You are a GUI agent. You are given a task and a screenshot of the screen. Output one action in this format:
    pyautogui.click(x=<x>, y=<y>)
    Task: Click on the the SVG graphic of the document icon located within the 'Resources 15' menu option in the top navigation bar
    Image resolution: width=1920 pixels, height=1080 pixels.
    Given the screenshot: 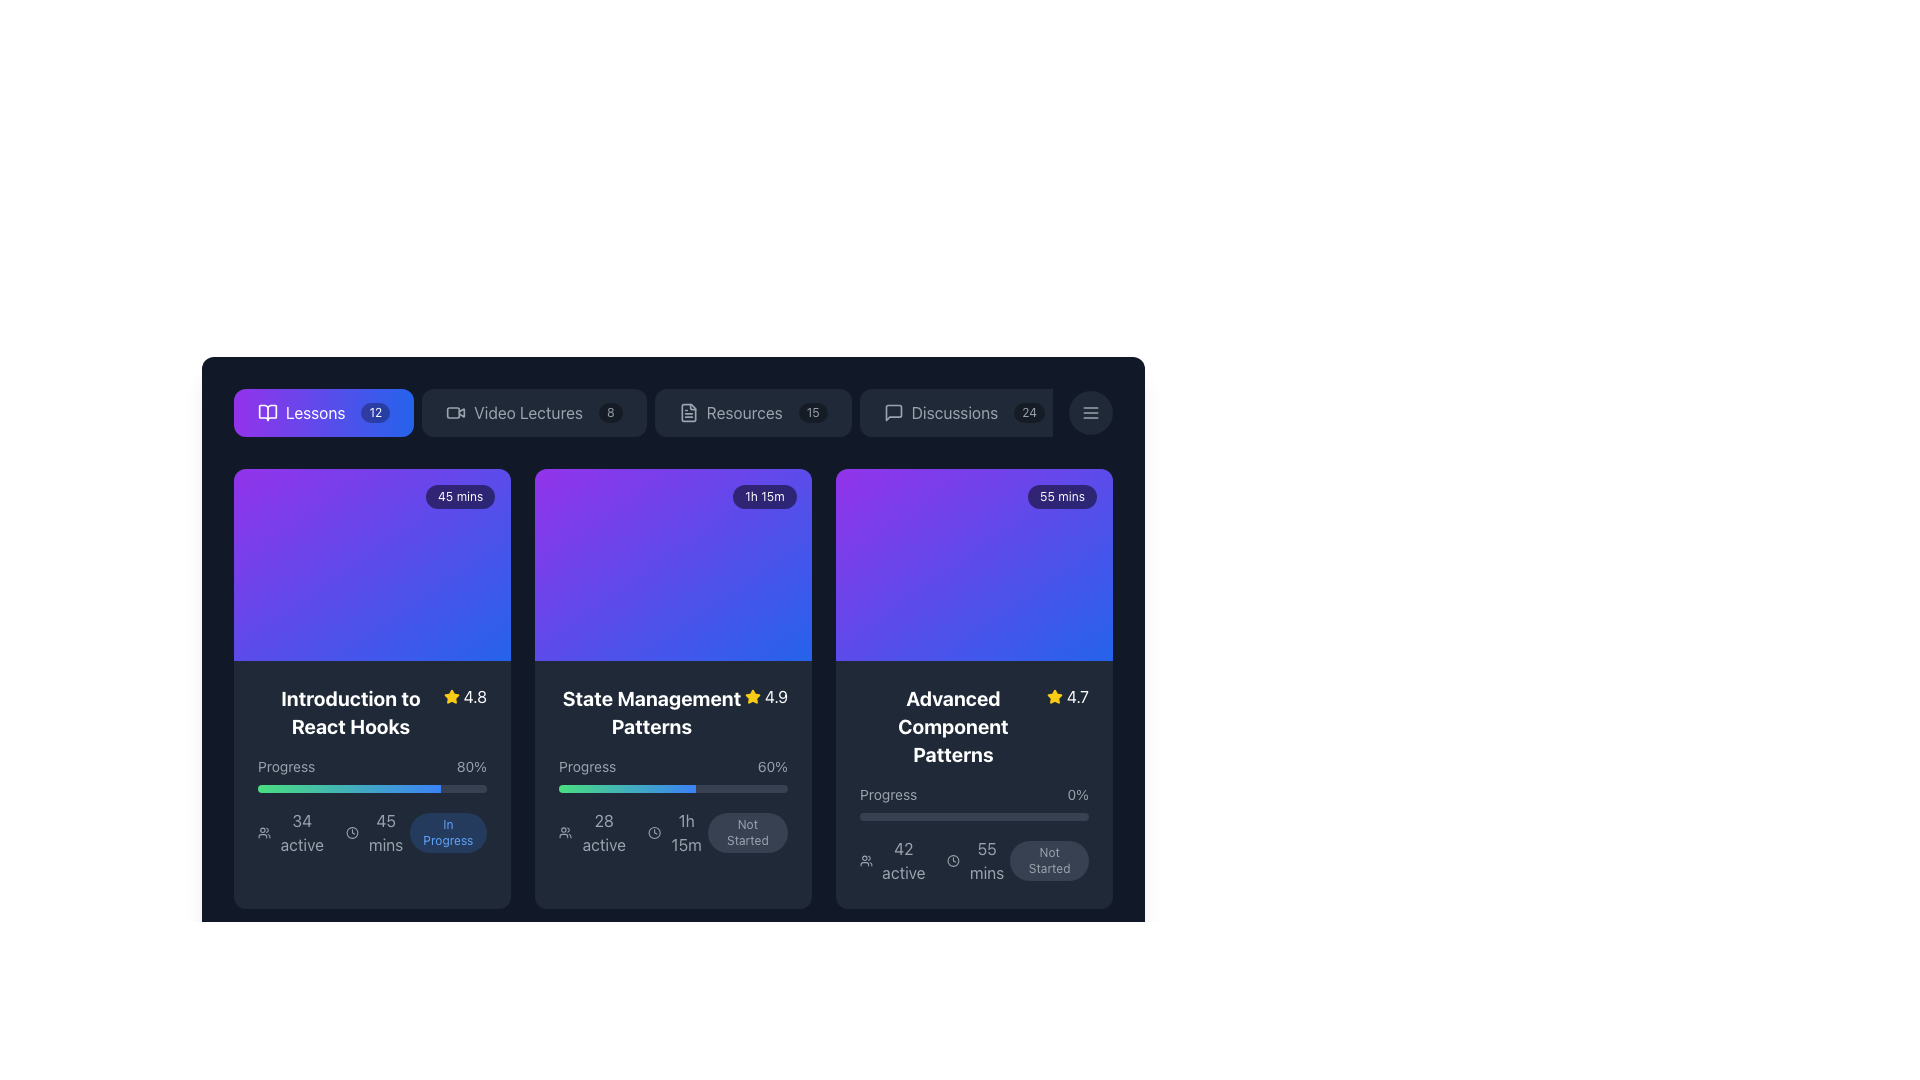 What is the action you would take?
    pyautogui.click(x=688, y=411)
    